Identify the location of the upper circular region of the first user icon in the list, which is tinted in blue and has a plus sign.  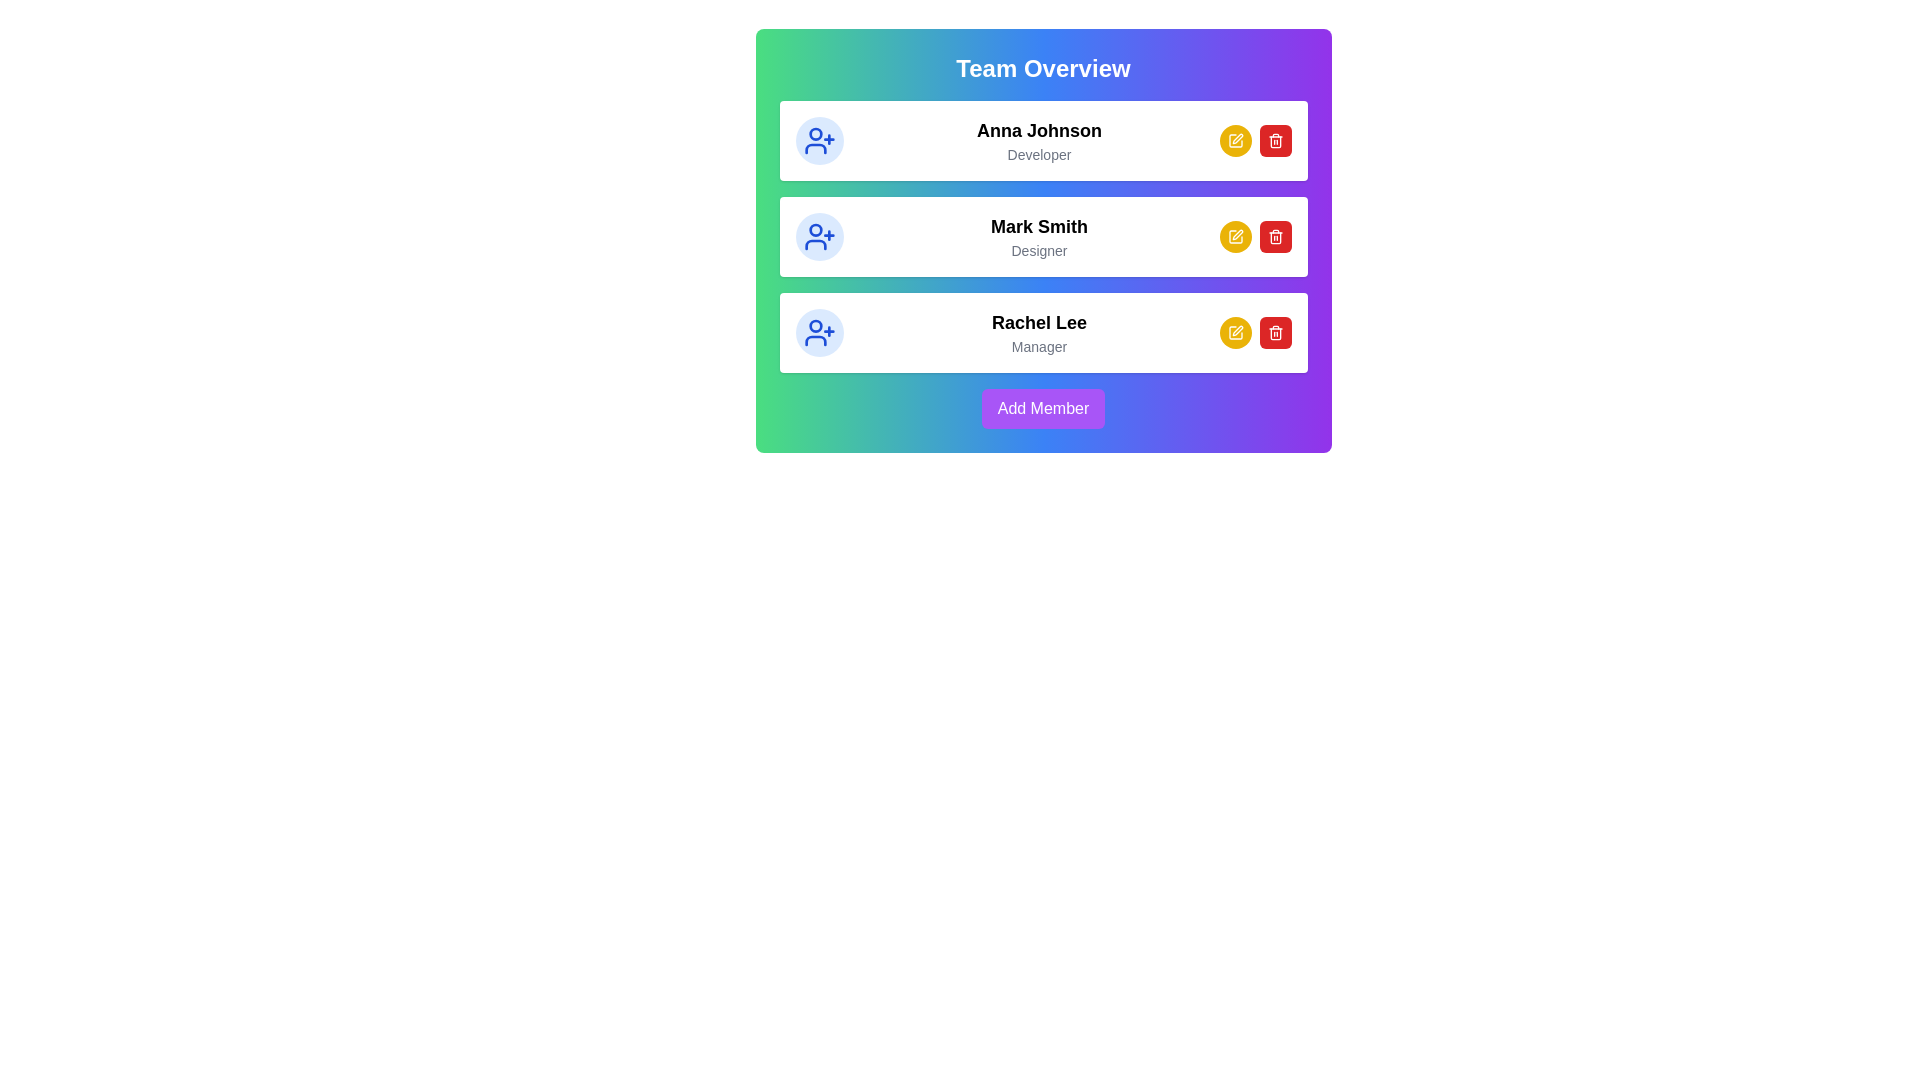
(815, 134).